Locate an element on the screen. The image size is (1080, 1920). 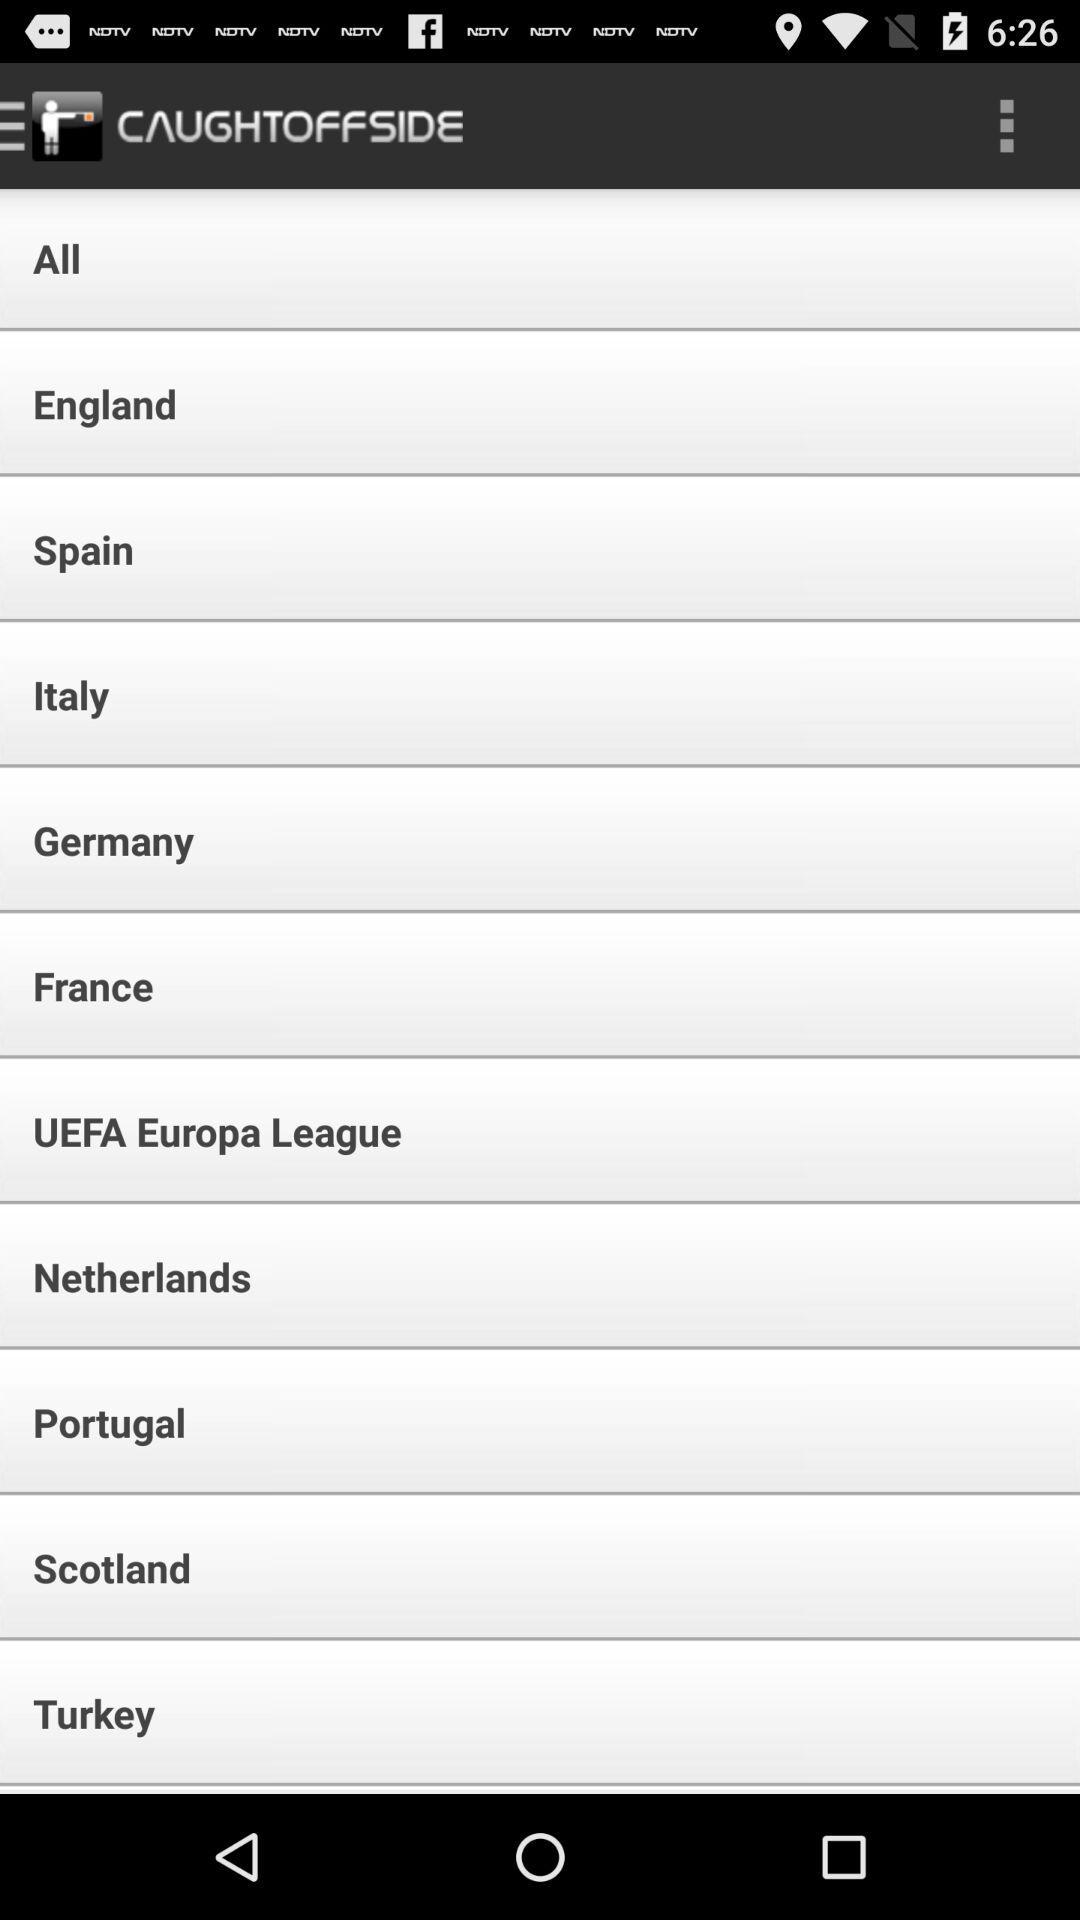
app below scotland icon is located at coordinates (80, 1712).